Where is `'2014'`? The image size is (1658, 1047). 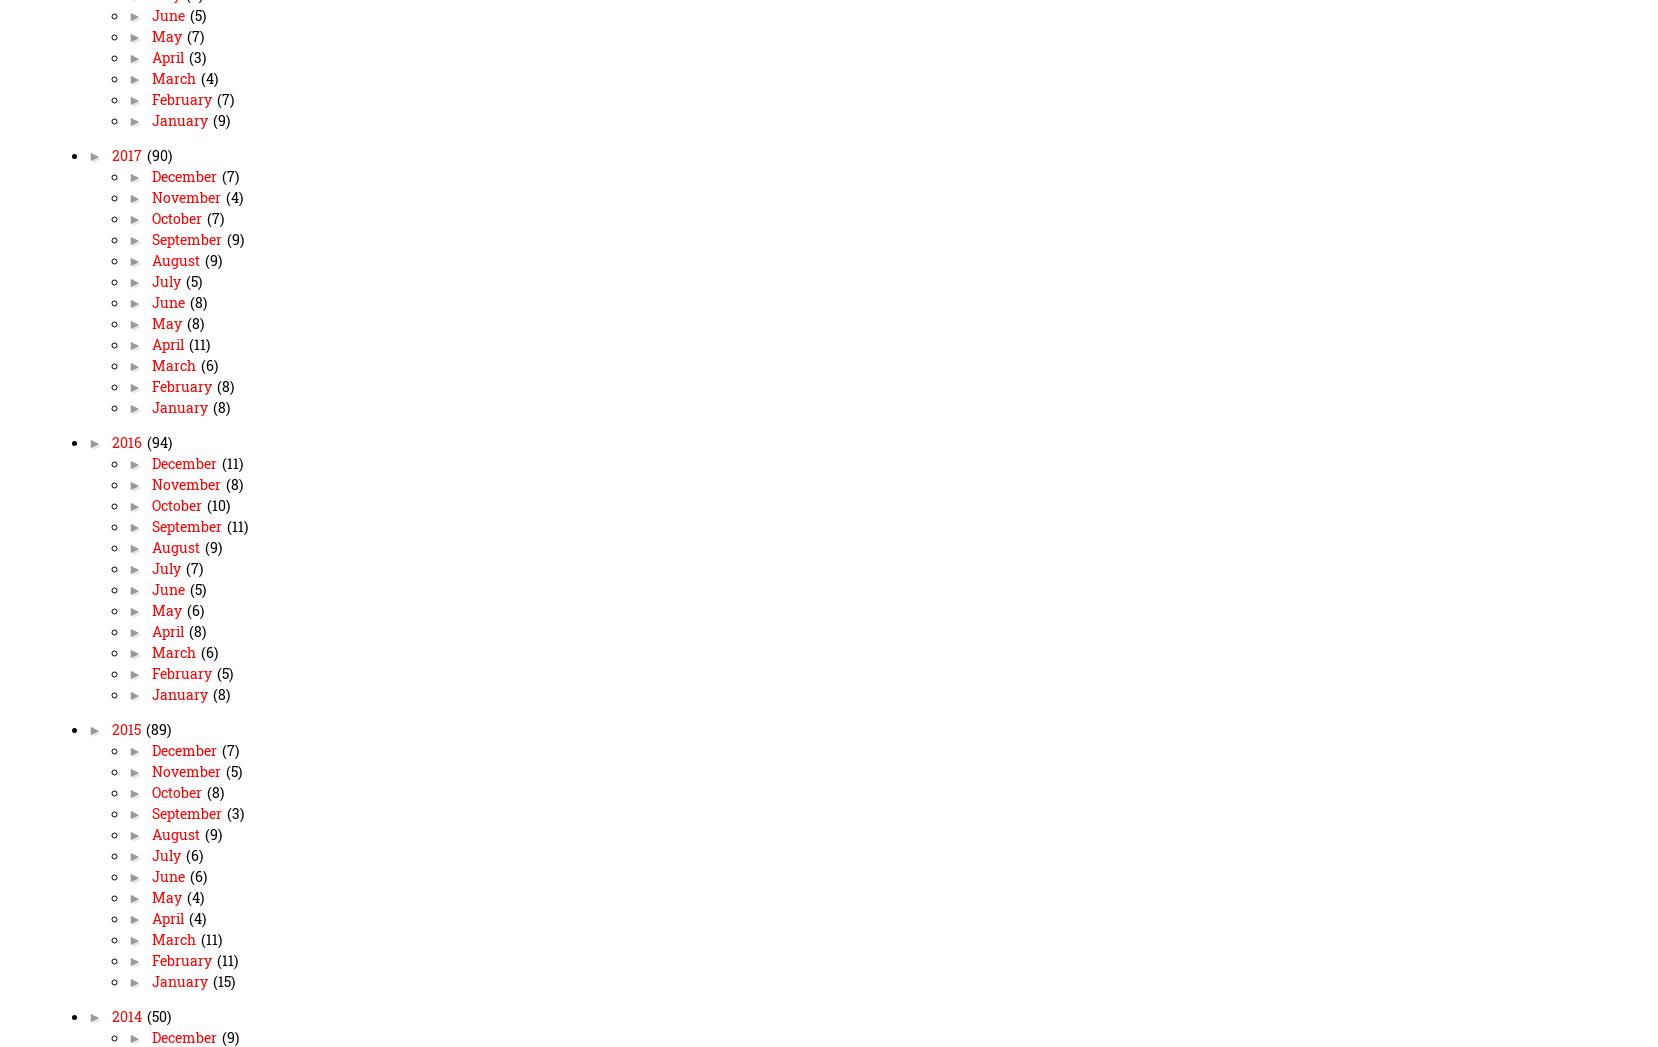 '2014' is located at coordinates (127, 1017).